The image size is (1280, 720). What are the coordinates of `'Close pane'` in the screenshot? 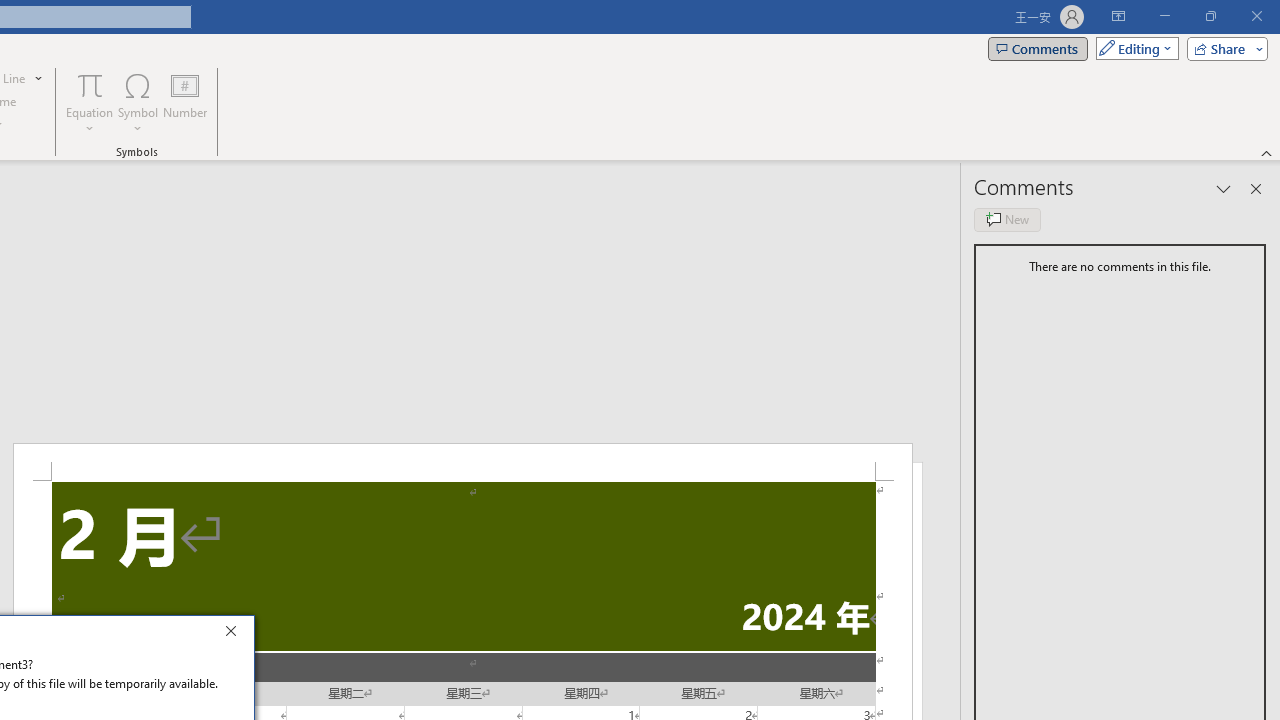 It's located at (1255, 189).